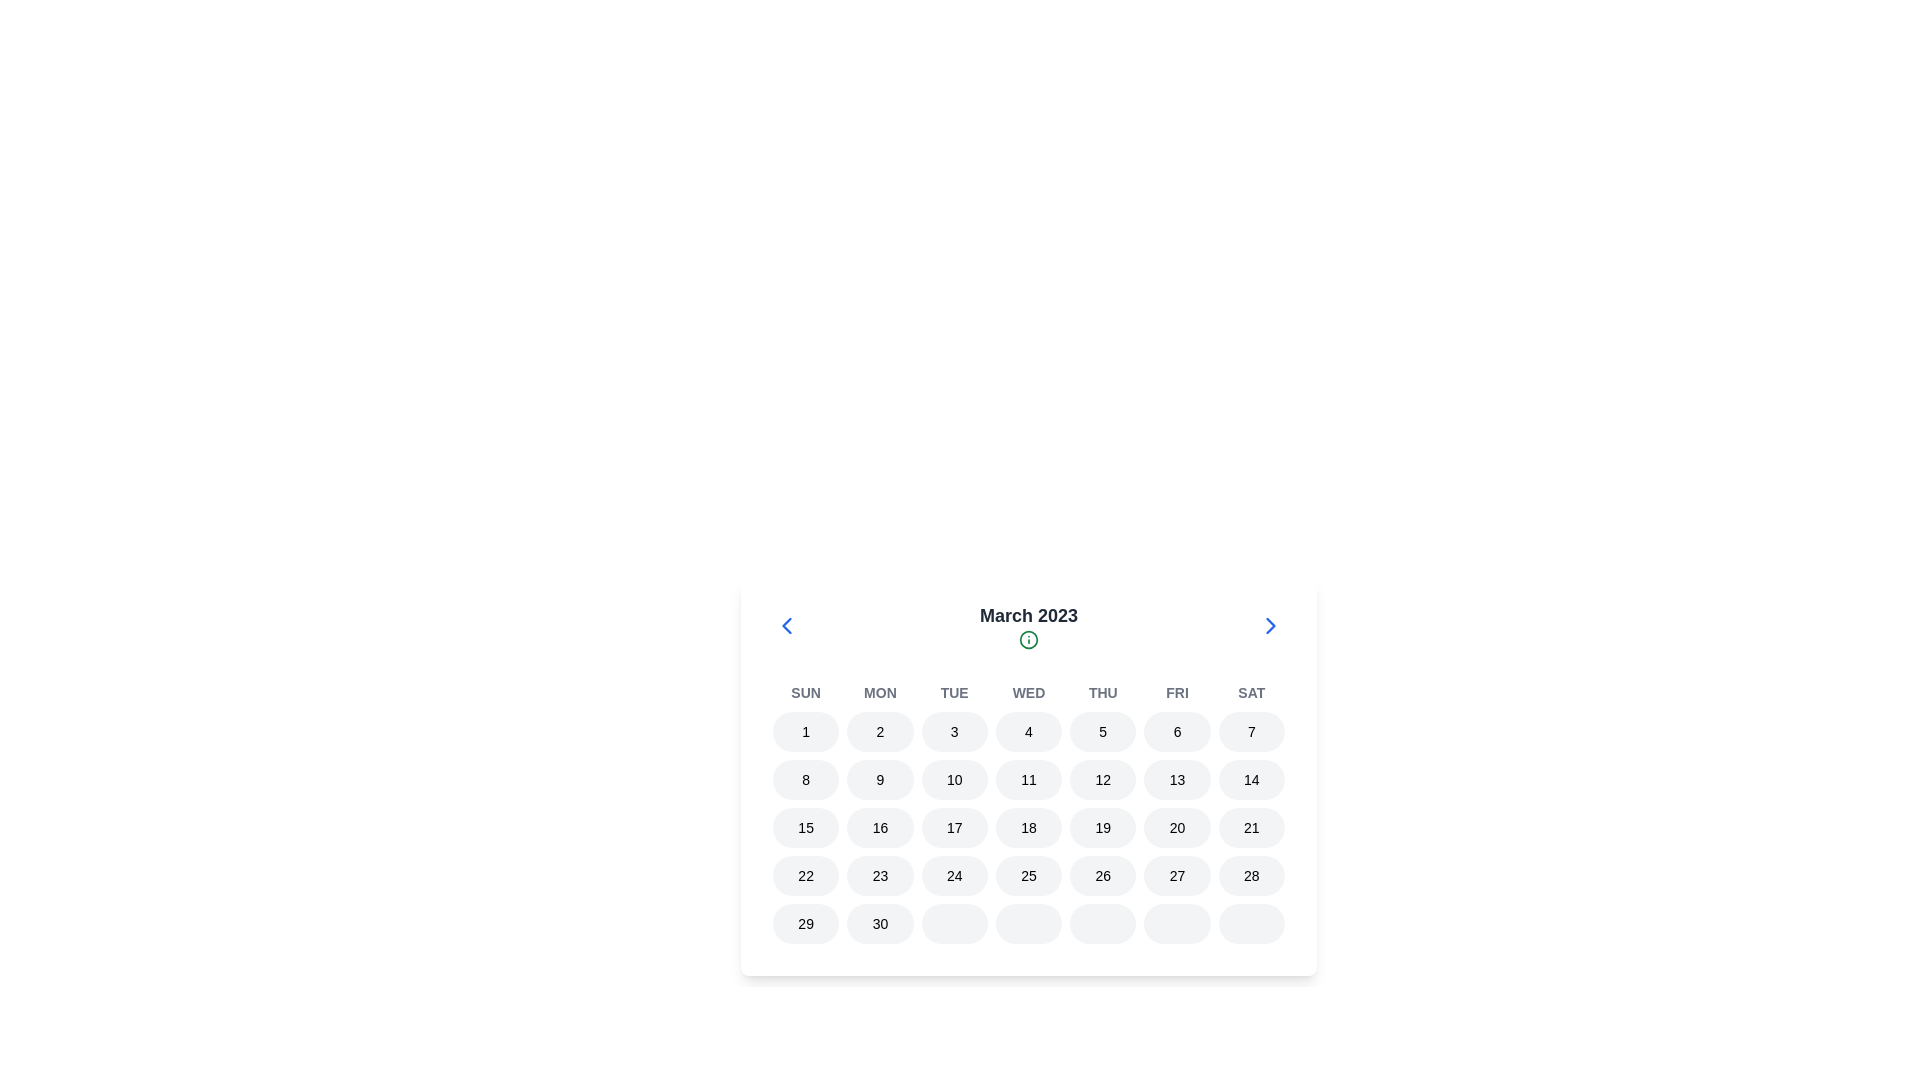 The image size is (1920, 1080). Describe the element at coordinates (1250, 692) in the screenshot. I see `the header text label for the Saturday column in the calendar layout, which is positioned to the far right of the row displaying abbreviated weekday names` at that location.